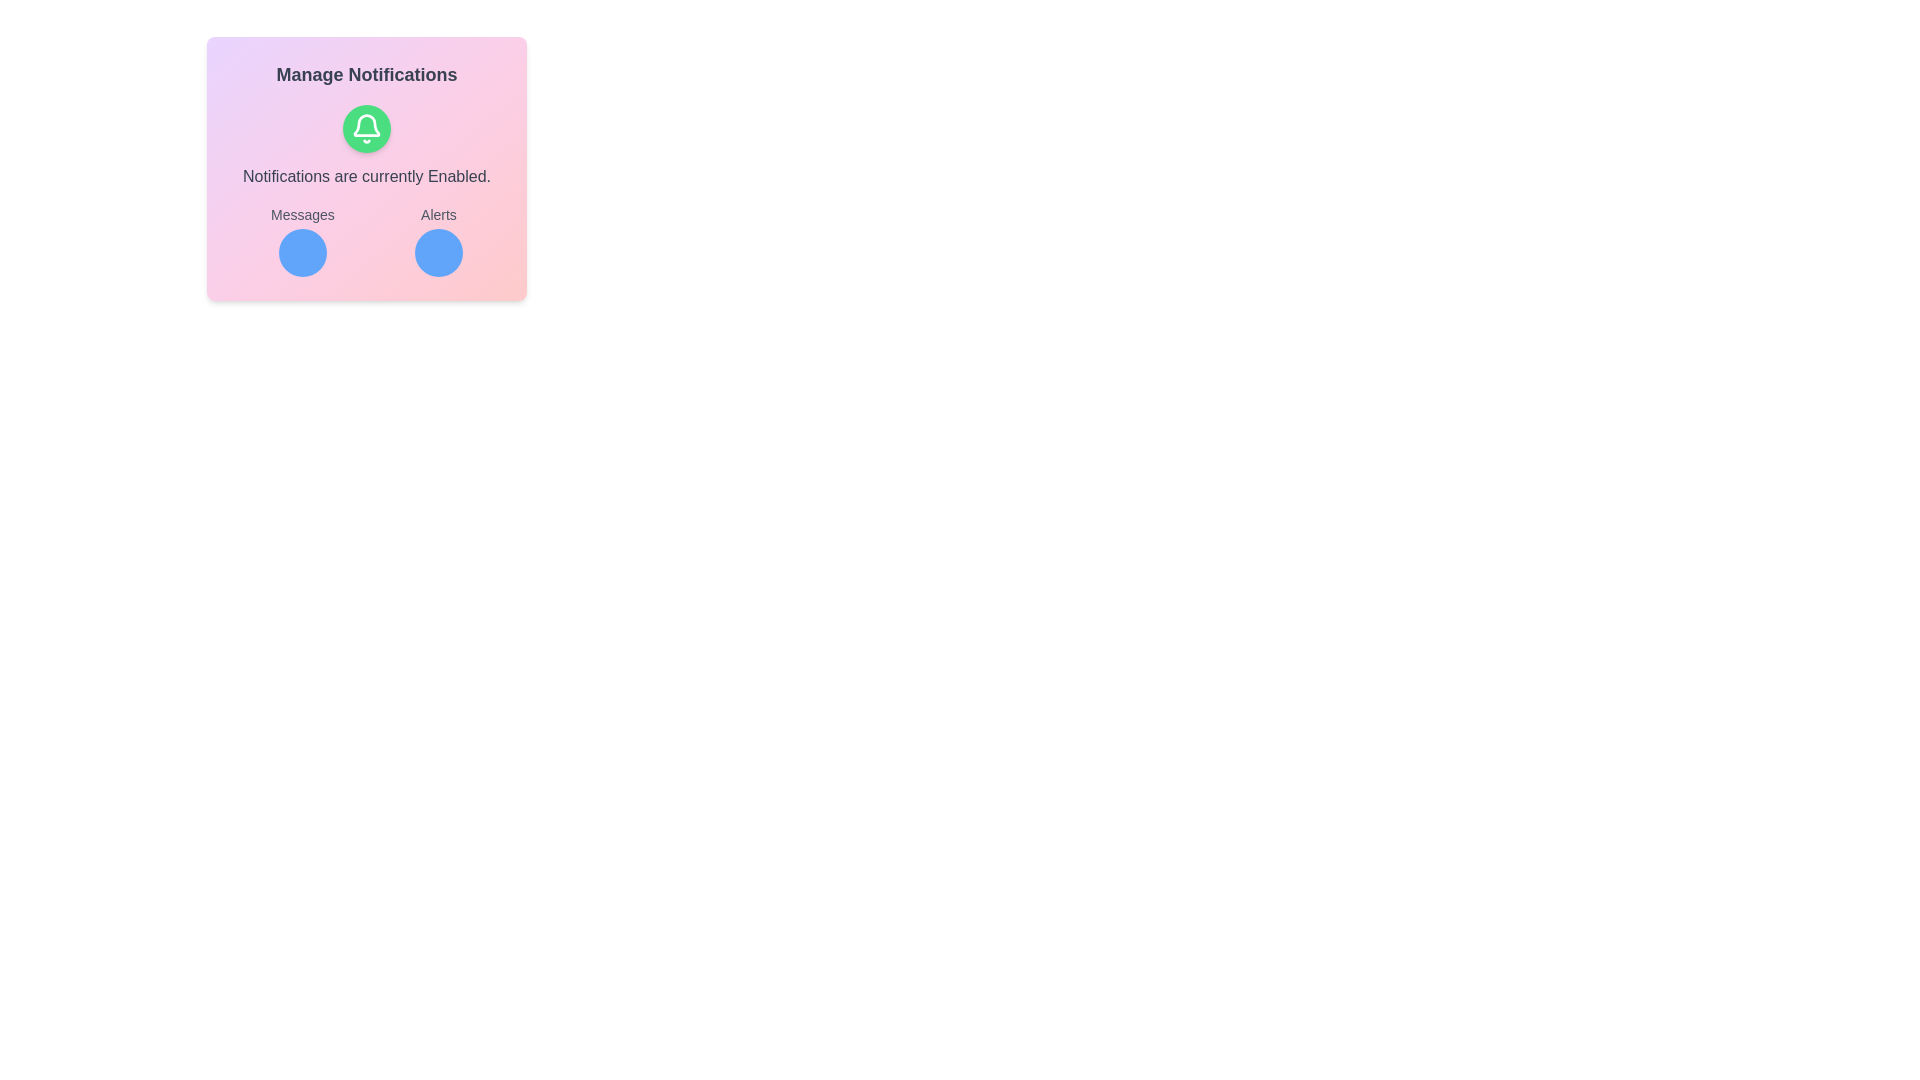 Image resolution: width=1920 pixels, height=1080 pixels. What do you see at coordinates (366, 73) in the screenshot?
I see `the static text label displaying 'Manage Notifications', which is styled in bold with a large font size and gray color, located at the top-center of a card interface` at bounding box center [366, 73].